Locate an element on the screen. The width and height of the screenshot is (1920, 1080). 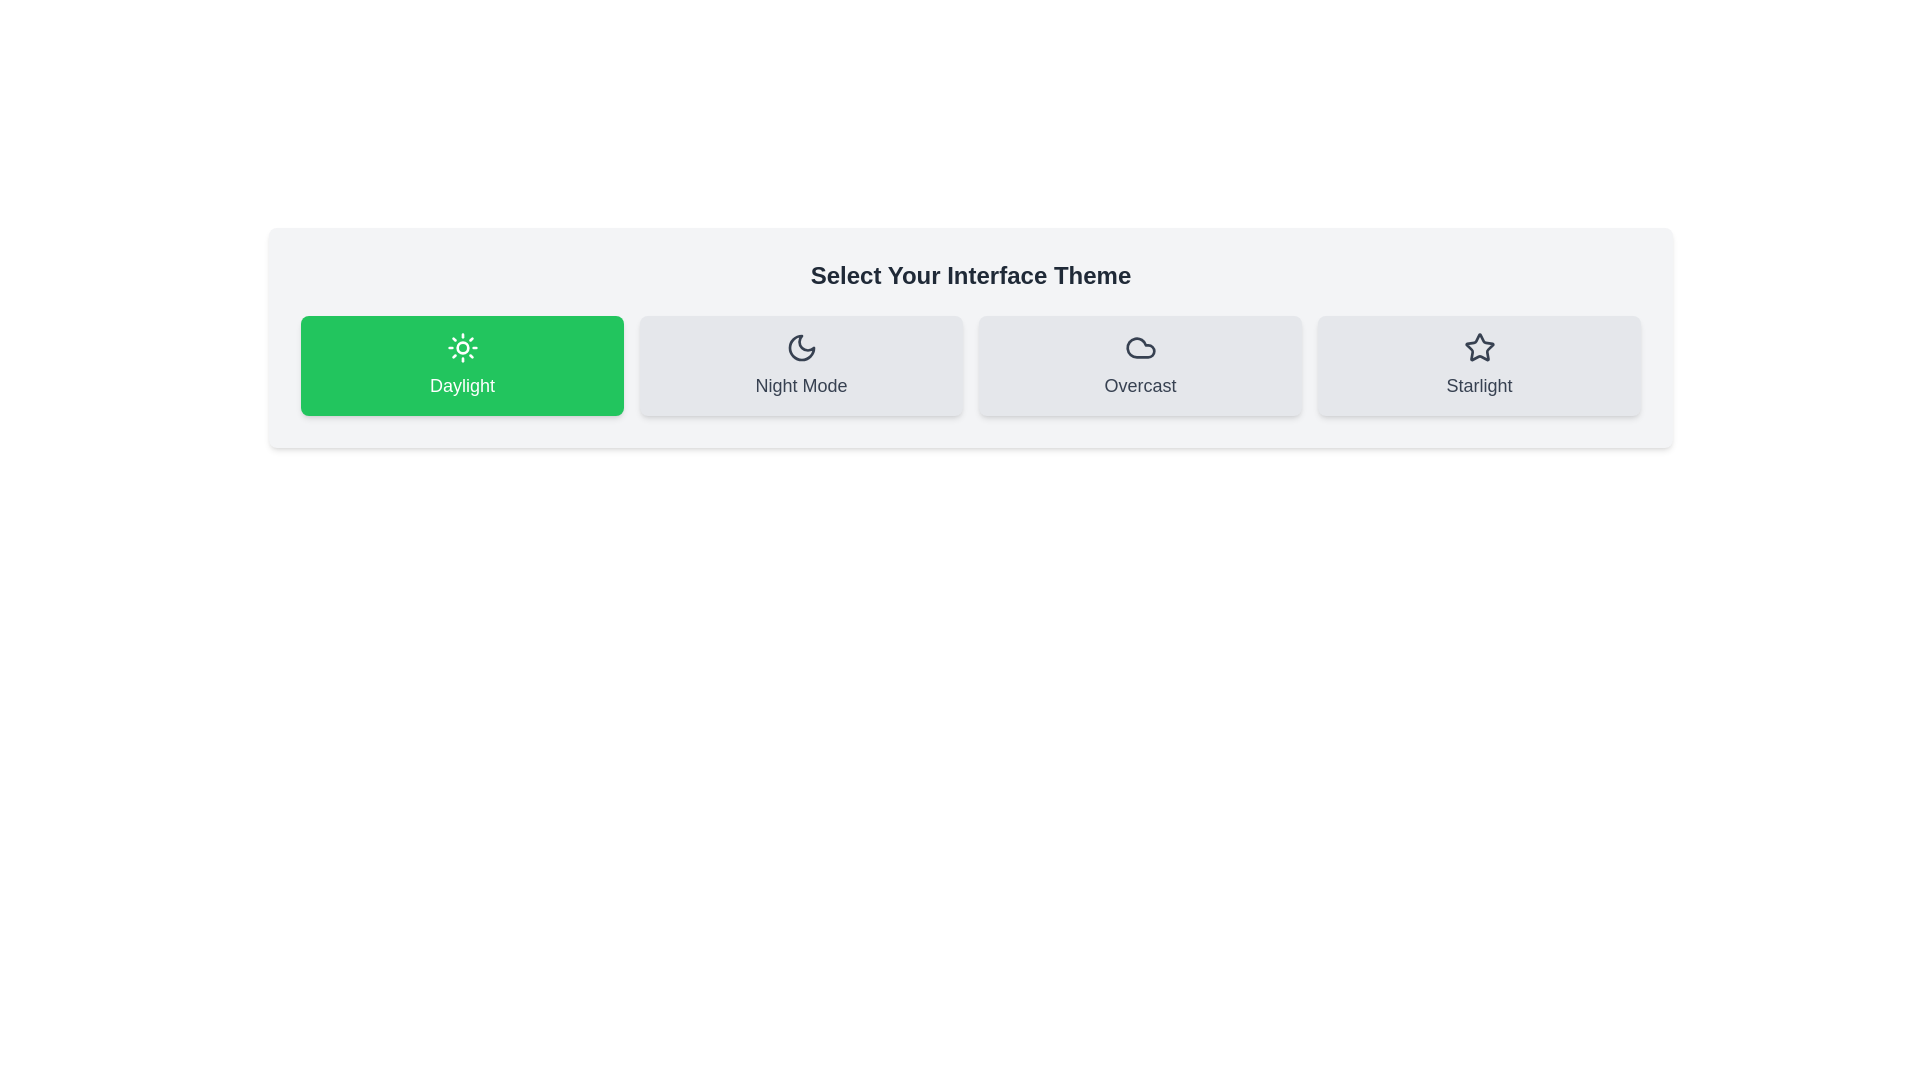
the theme by clicking on the Starlight button is located at coordinates (1479, 366).